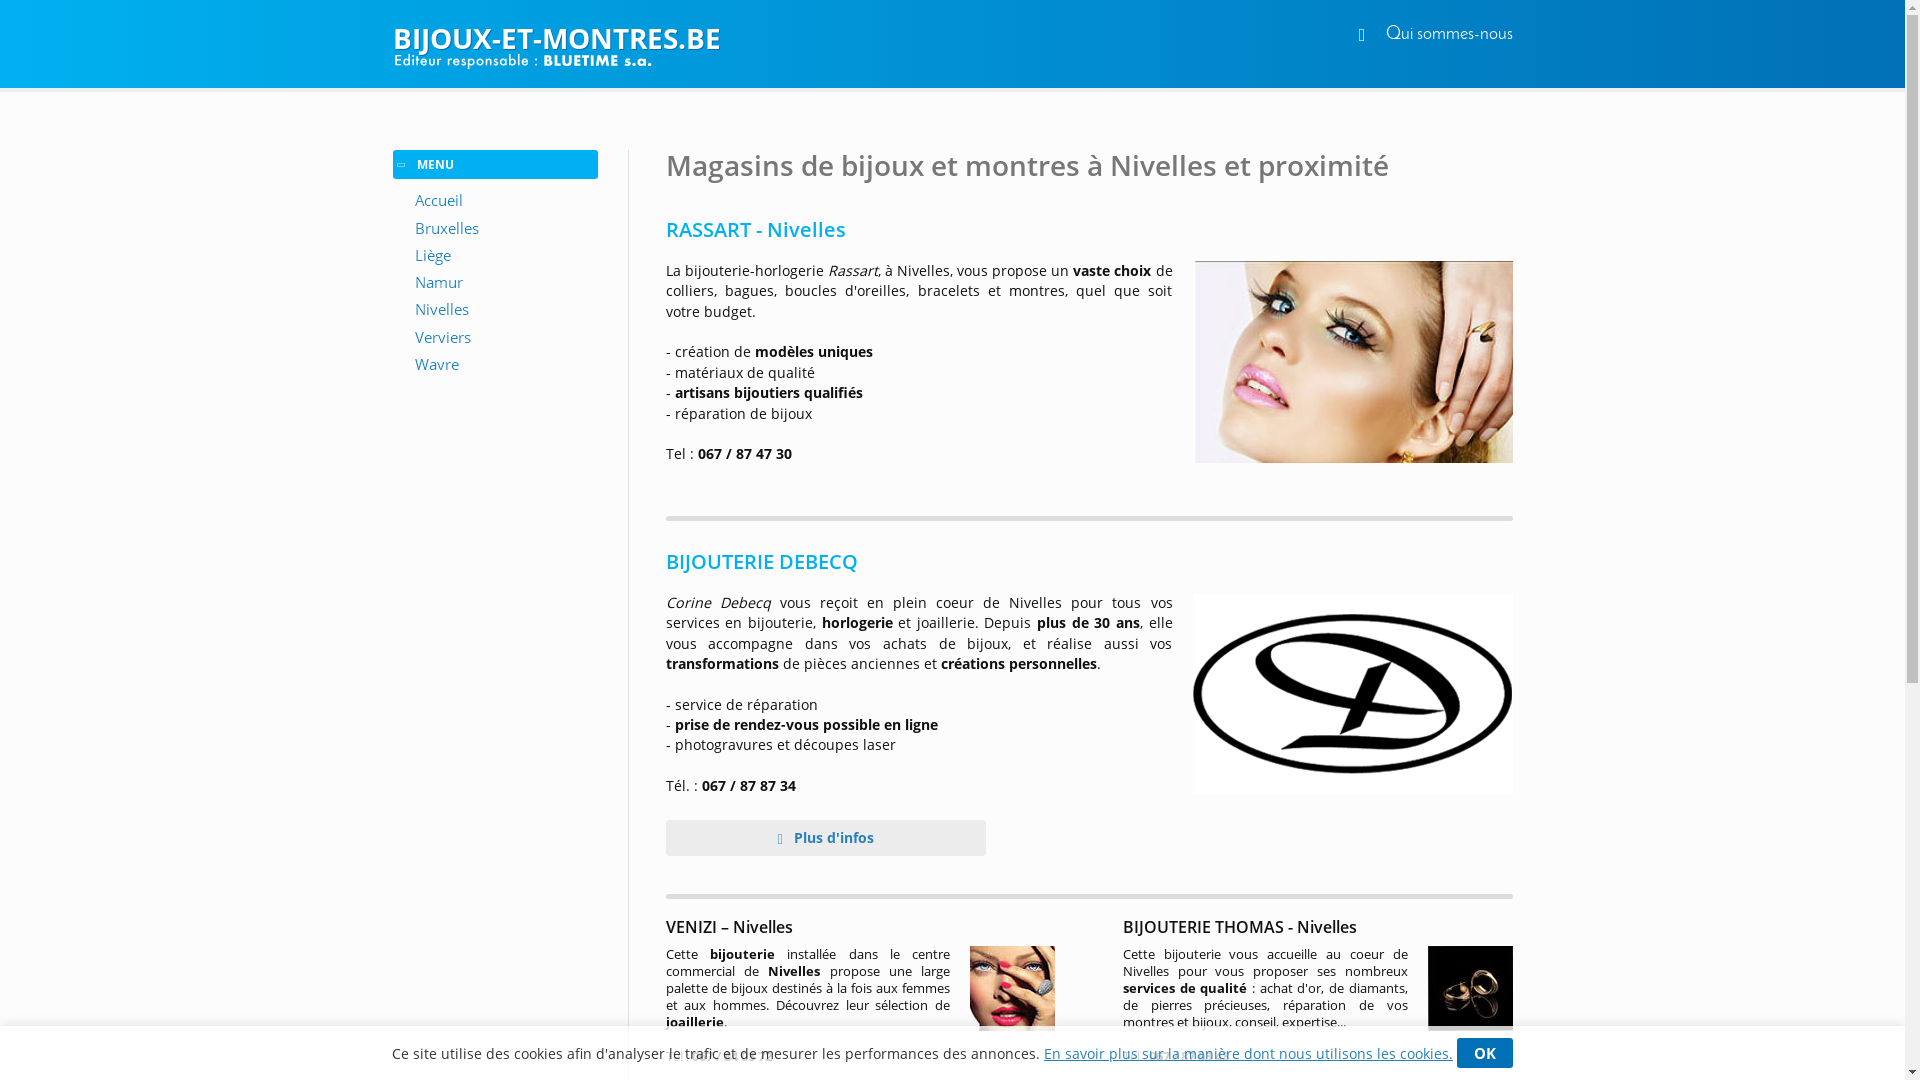  Describe the element at coordinates (1385, 34) in the screenshot. I see `'Qui sommes-nous'` at that location.